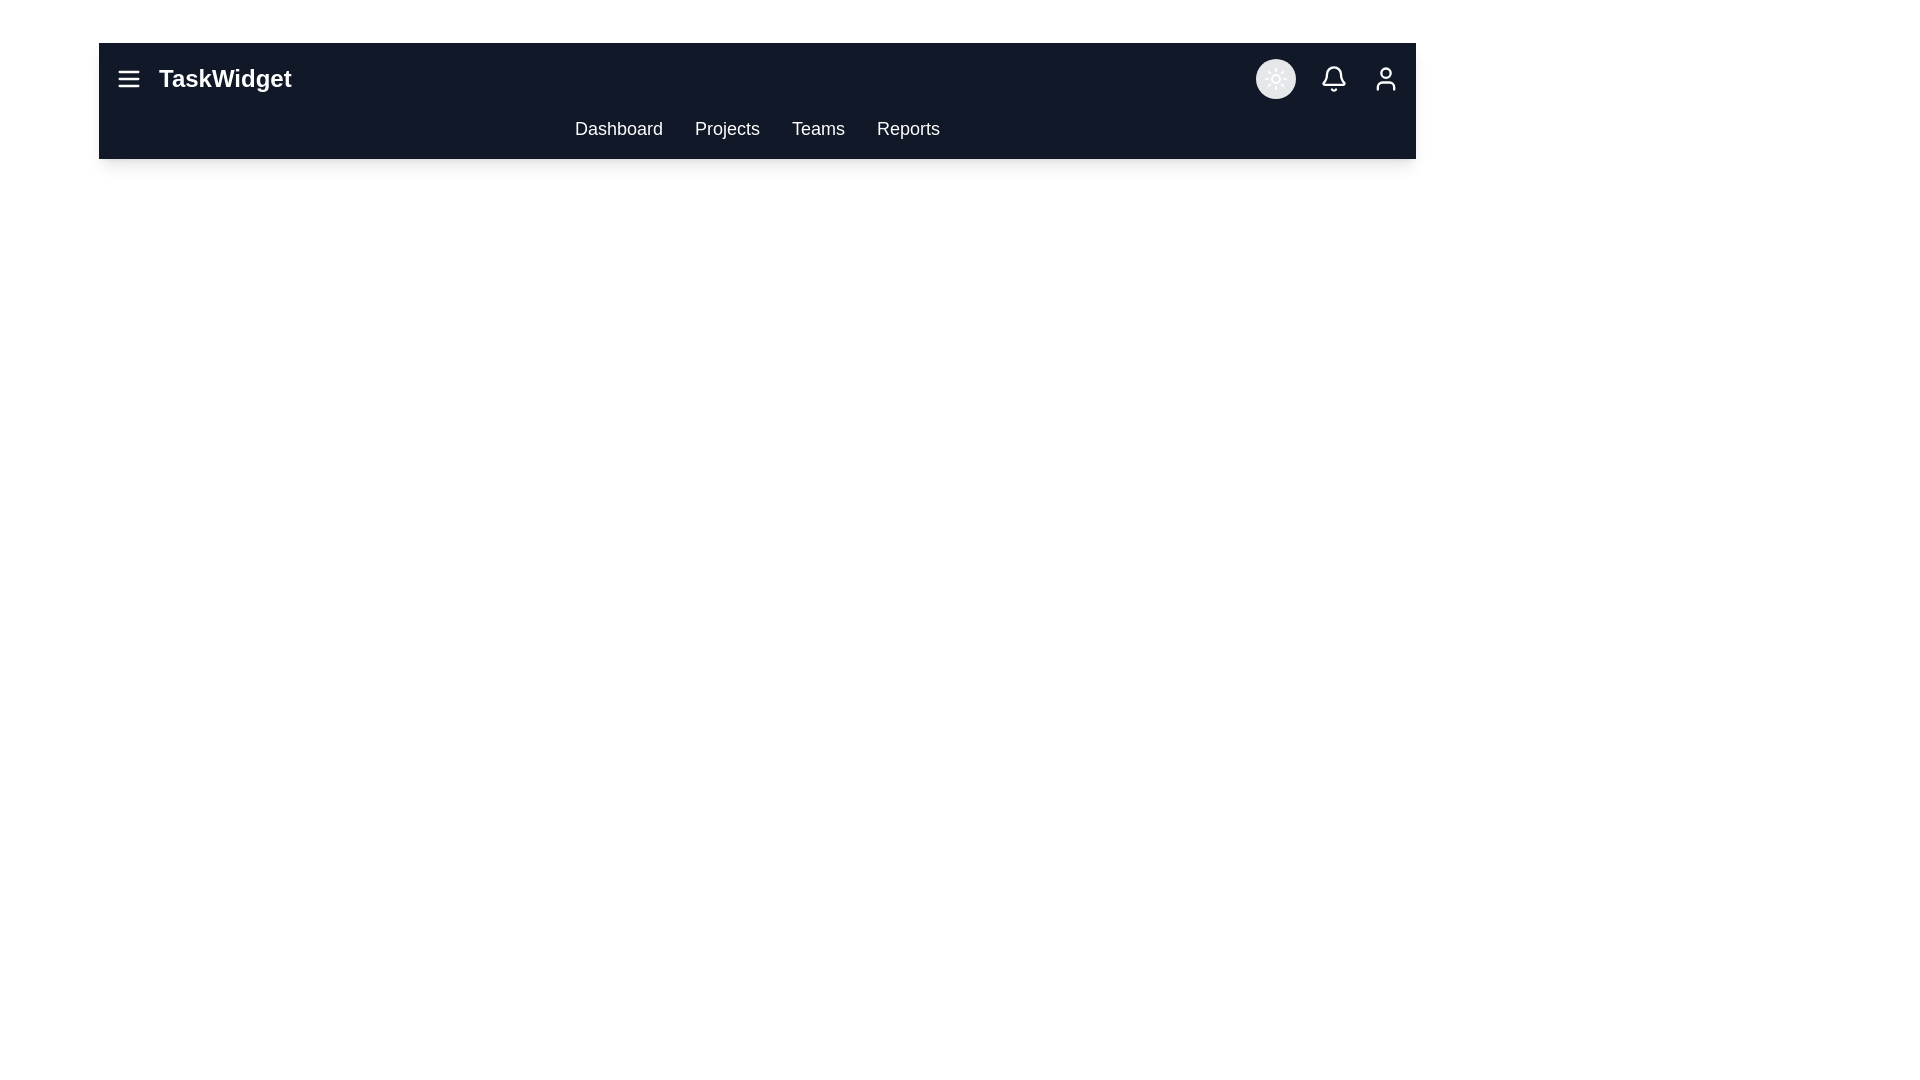  Describe the element at coordinates (1334, 77) in the screenshot. I see `the bell icon to open the notifications panel` at that location.